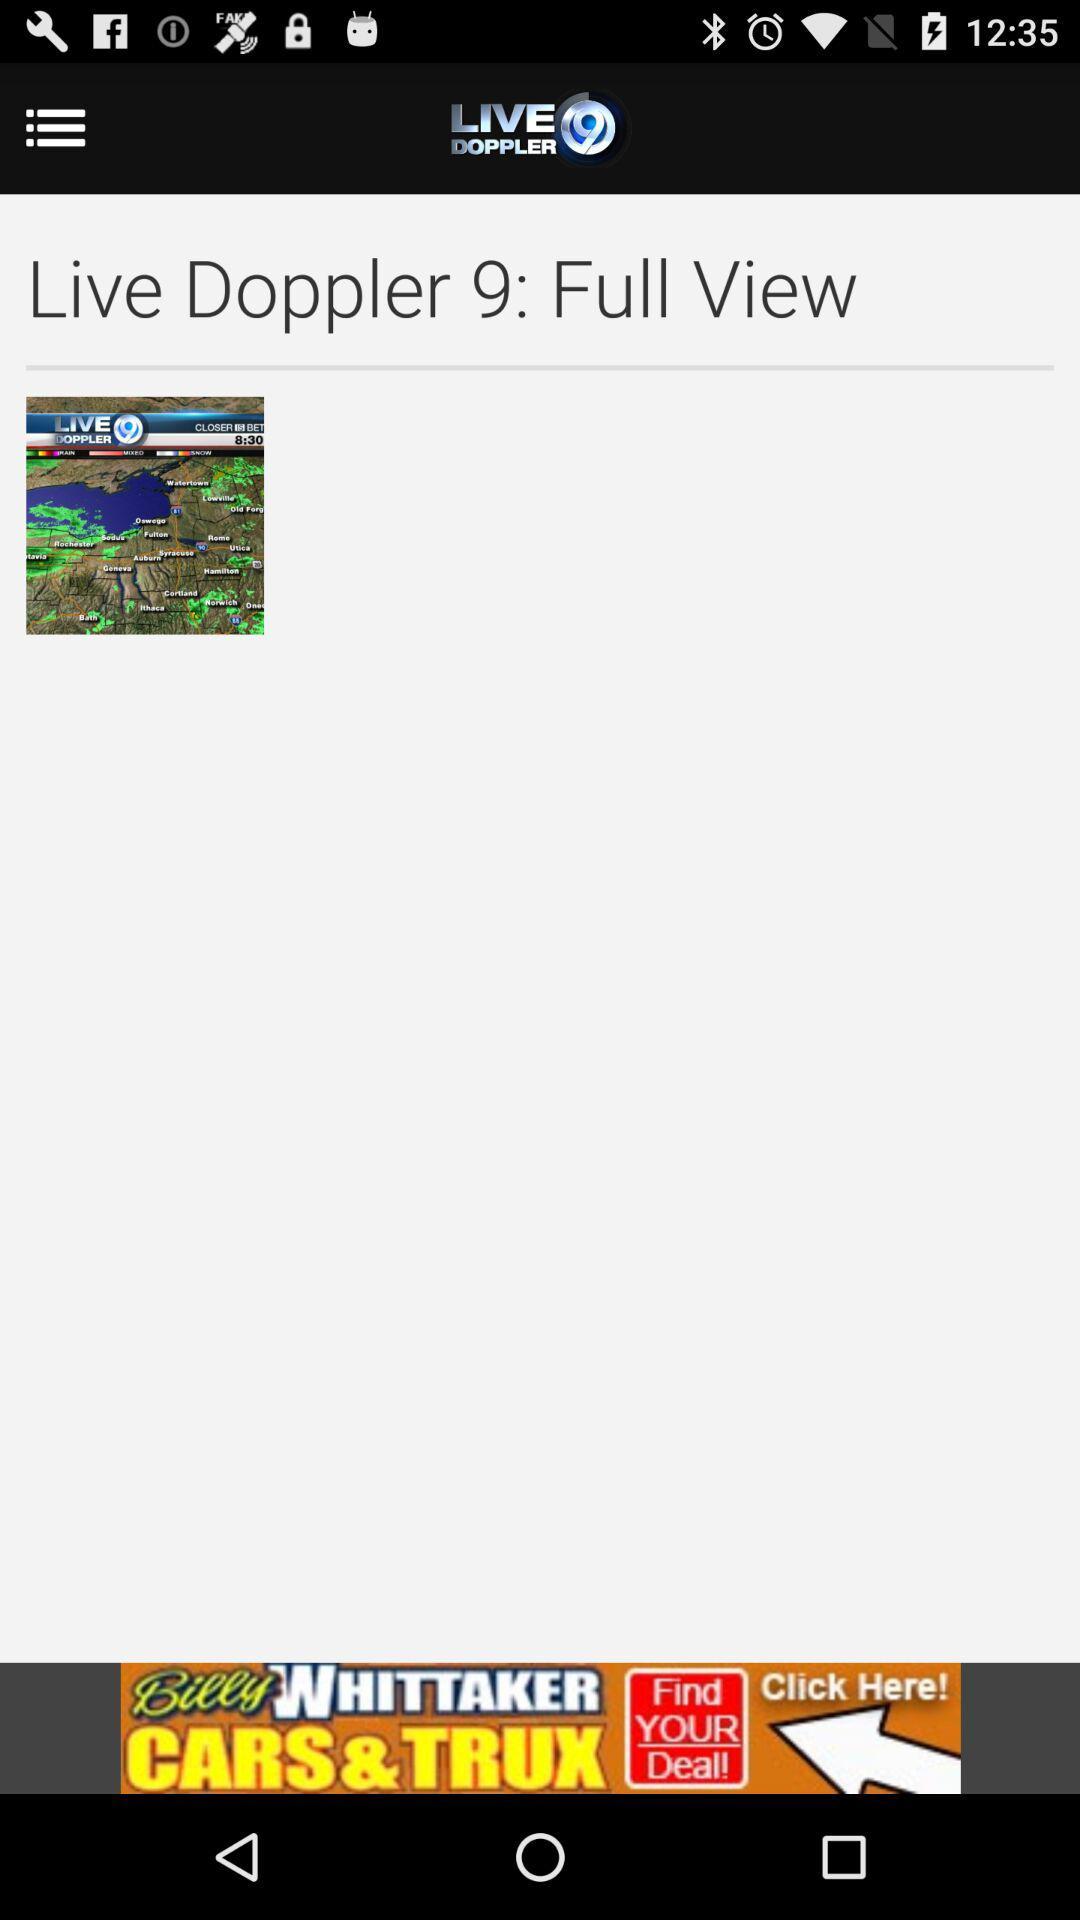  Describe the element at coordinates (540, 1727) in the screenshot. I see `open advertisement` at that location.